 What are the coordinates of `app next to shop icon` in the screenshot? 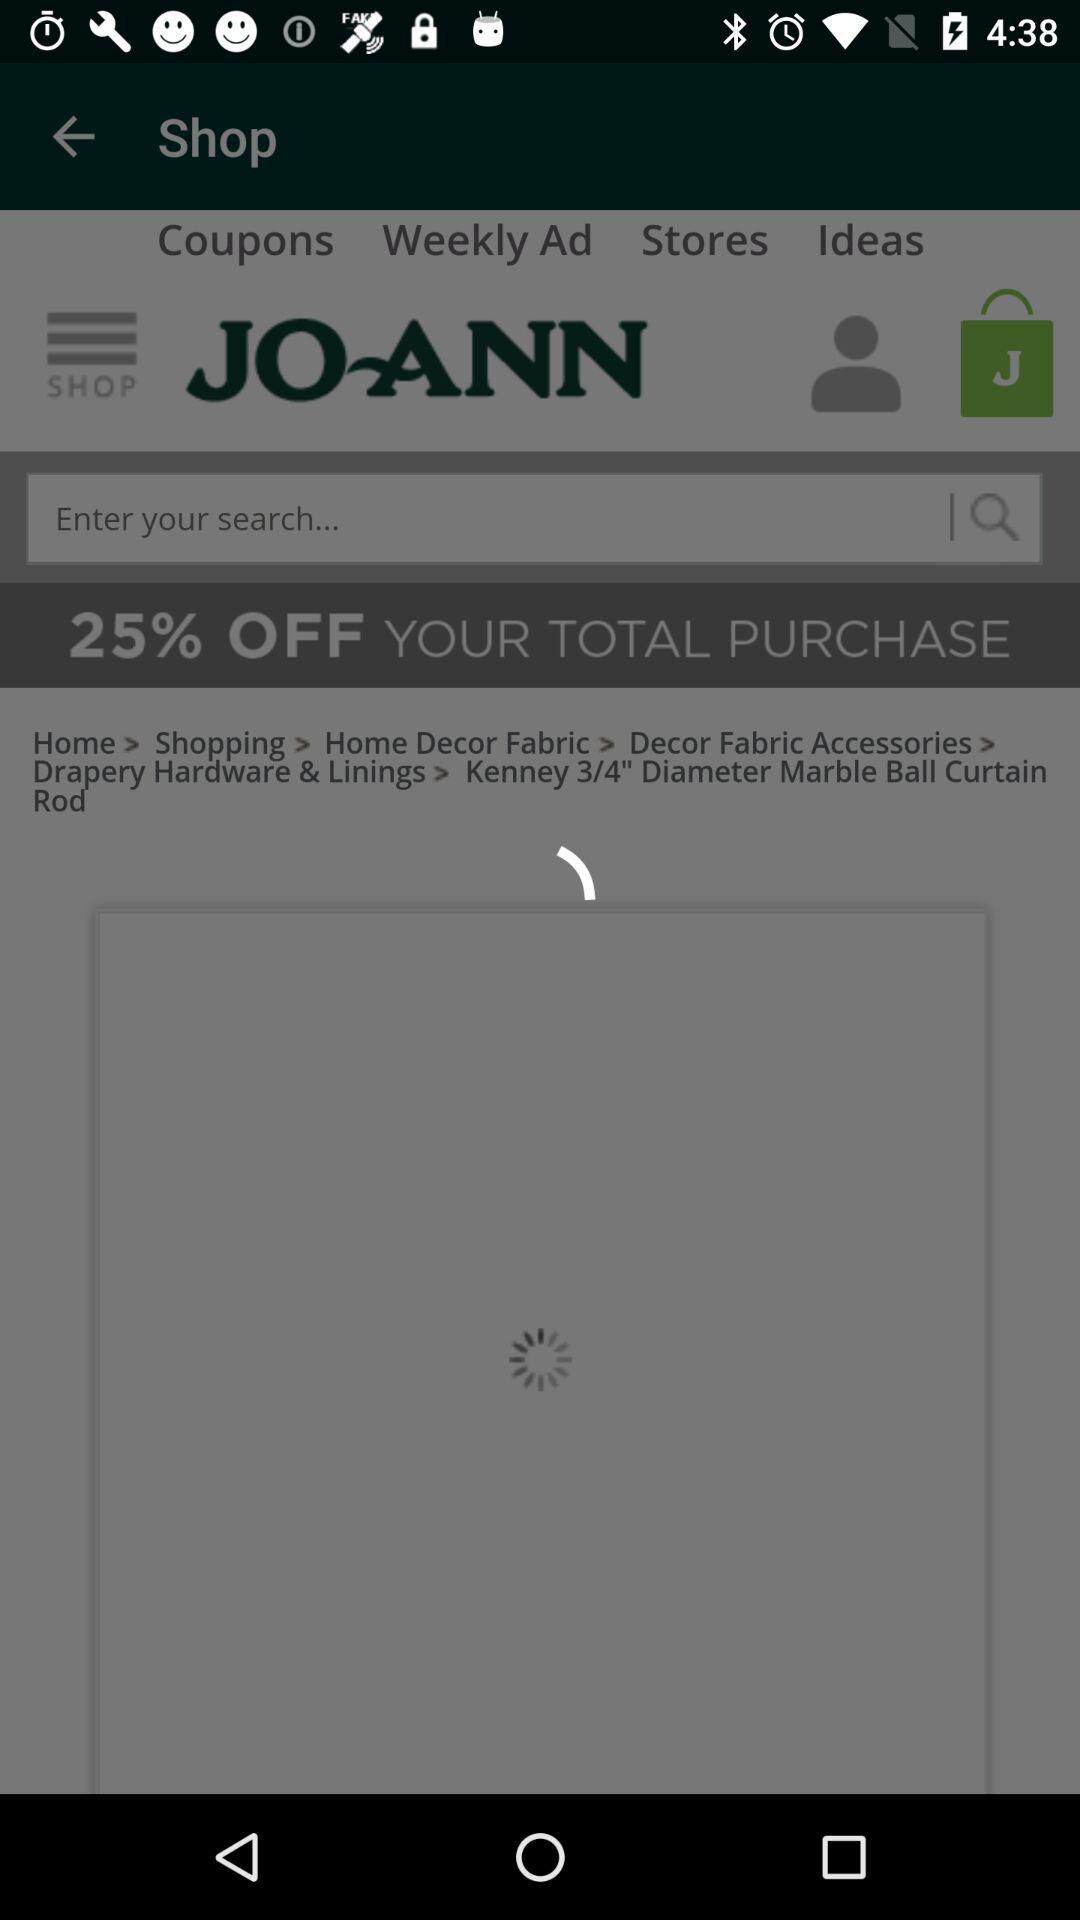 It's located at (72, 135).